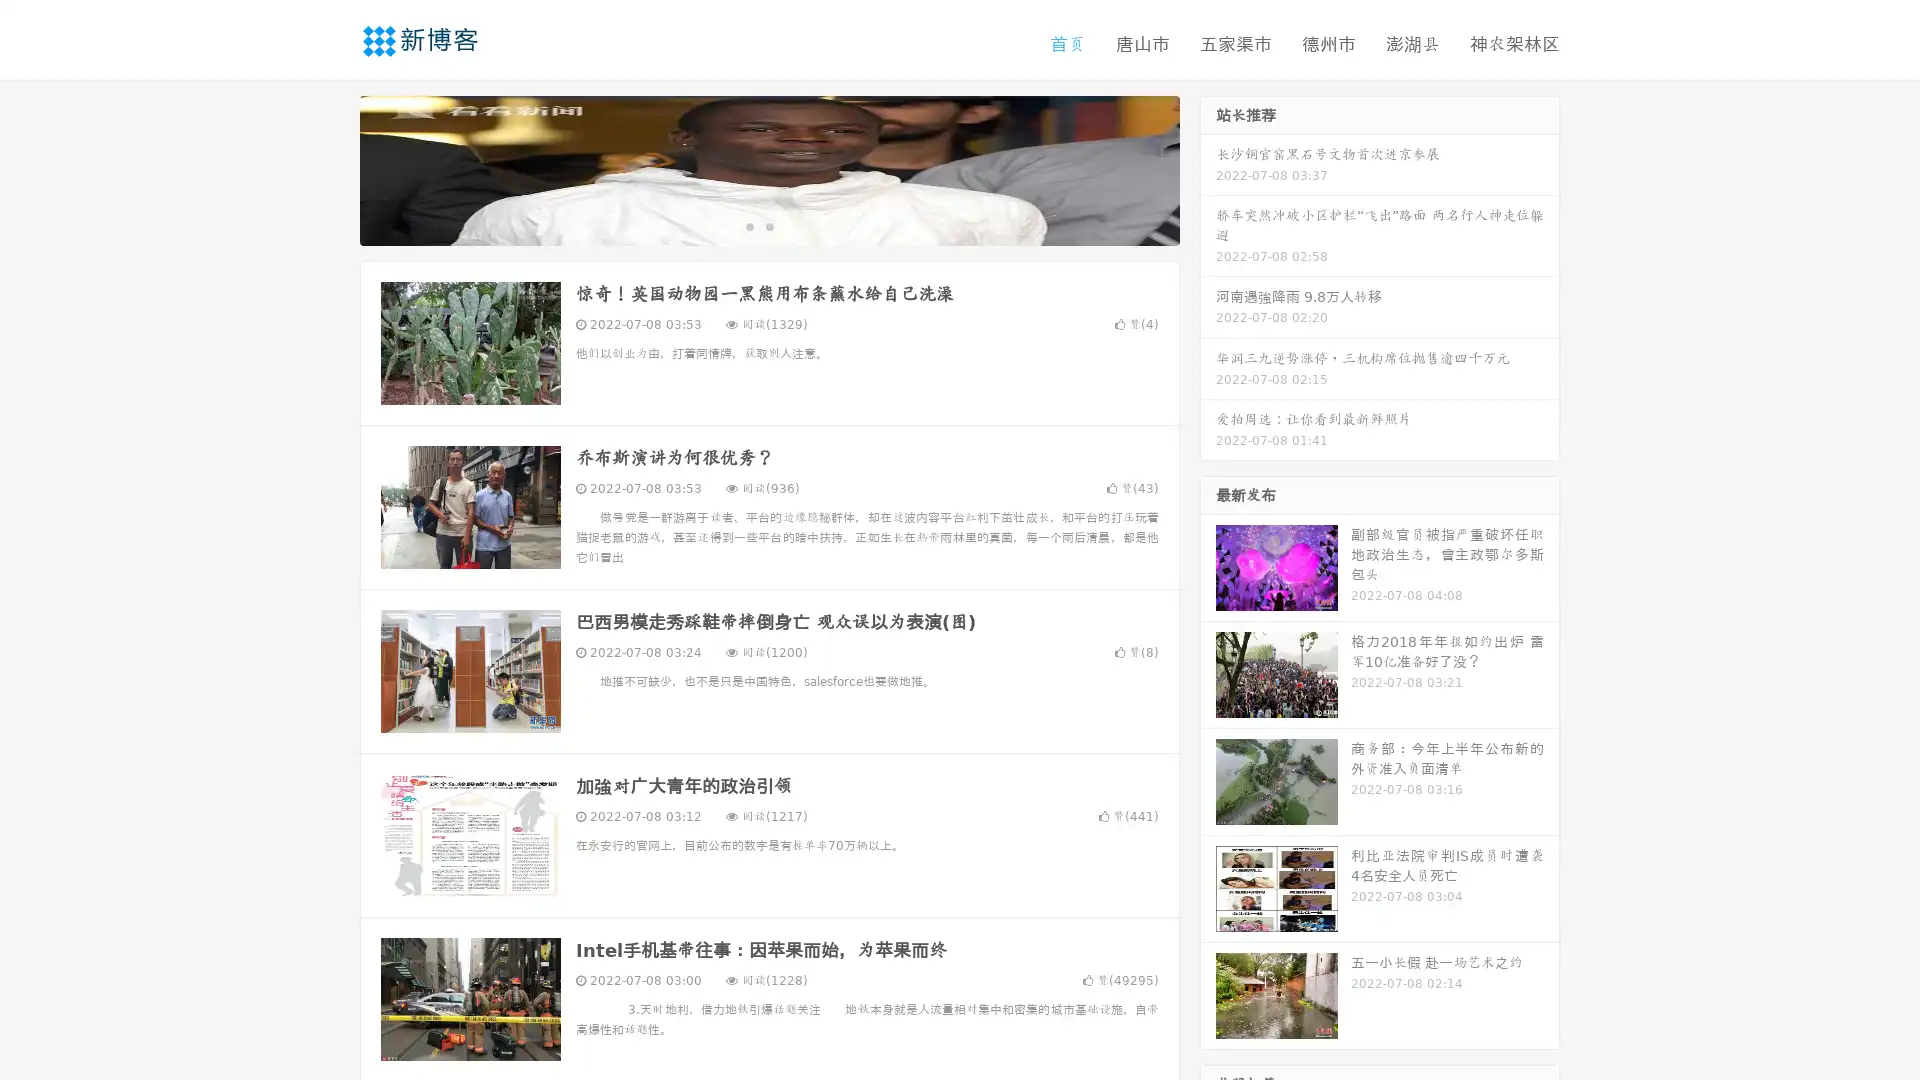  Describe the element at coordinates (768, 225) in the screenshot. I see `Go to slide 2` at that location.